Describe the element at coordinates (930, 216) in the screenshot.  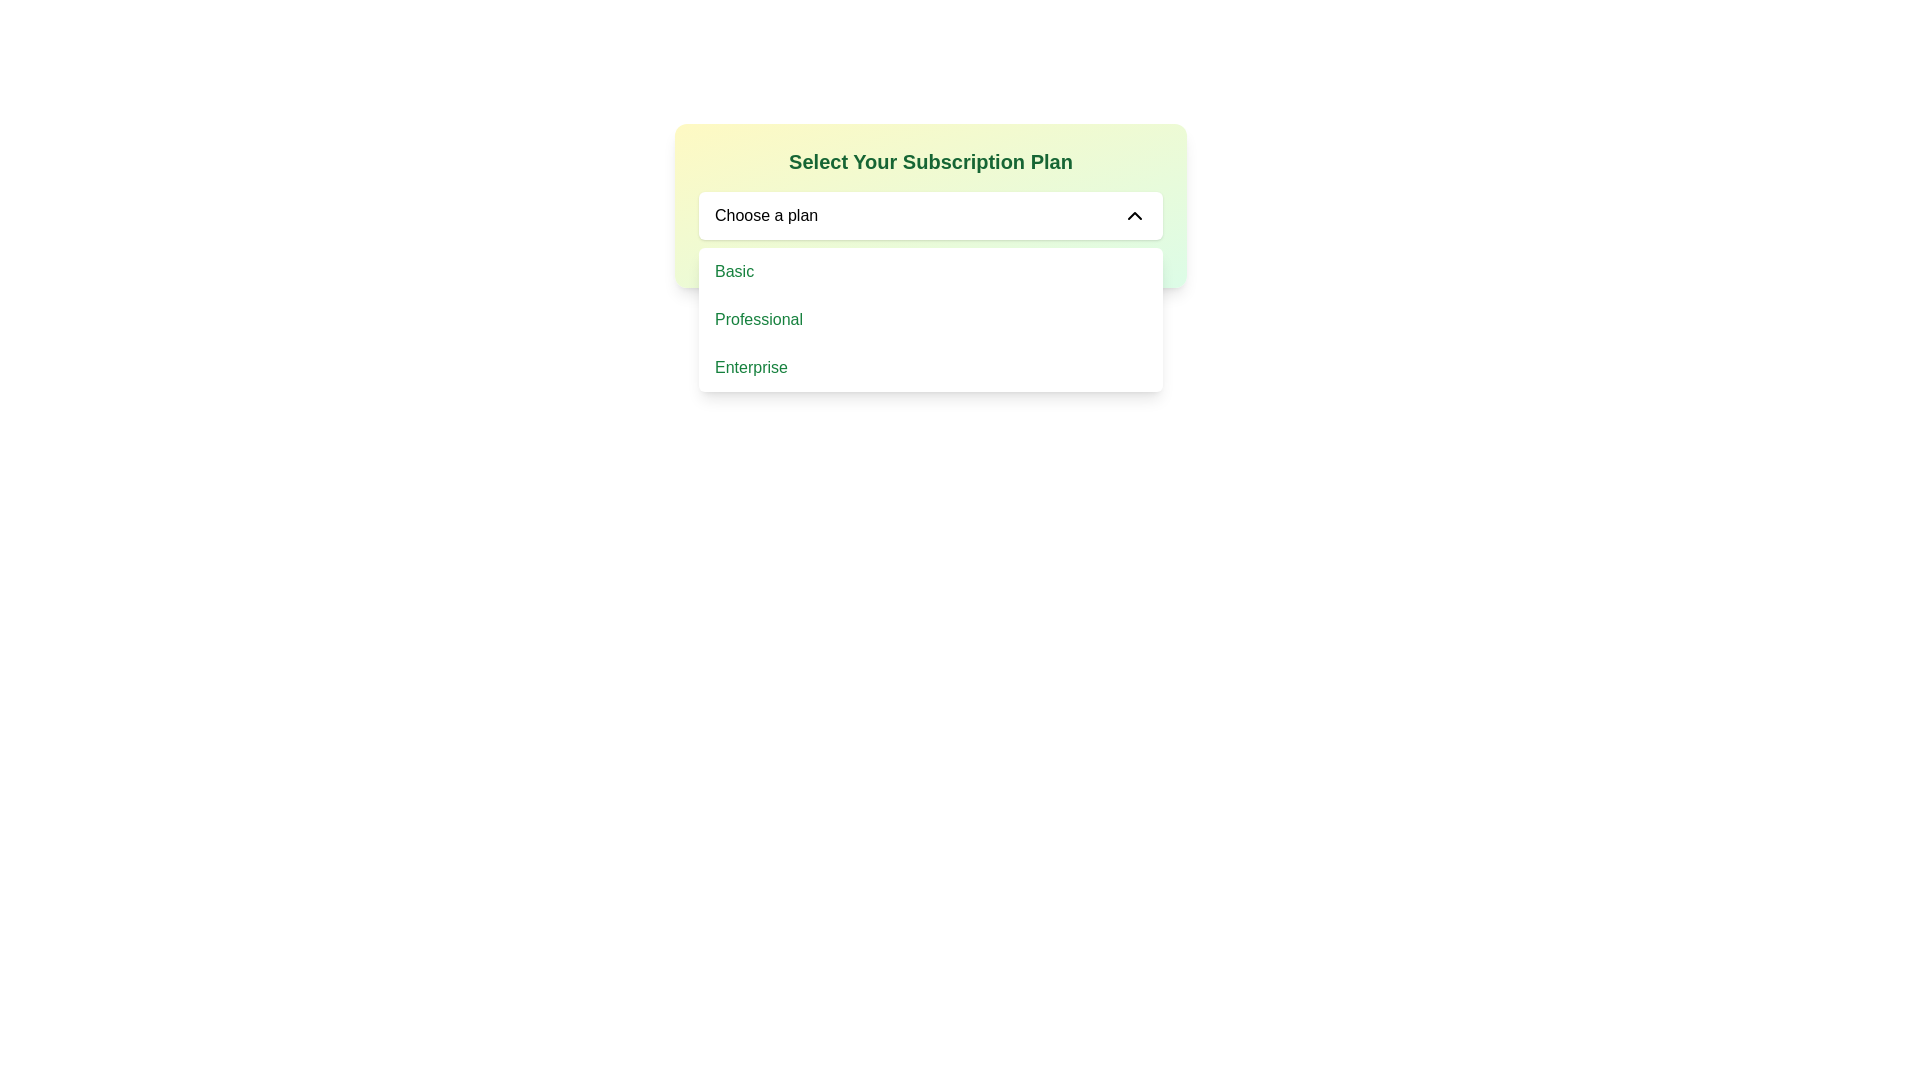
I see `the dropdown menu for selecting a subscription plan` at that location.